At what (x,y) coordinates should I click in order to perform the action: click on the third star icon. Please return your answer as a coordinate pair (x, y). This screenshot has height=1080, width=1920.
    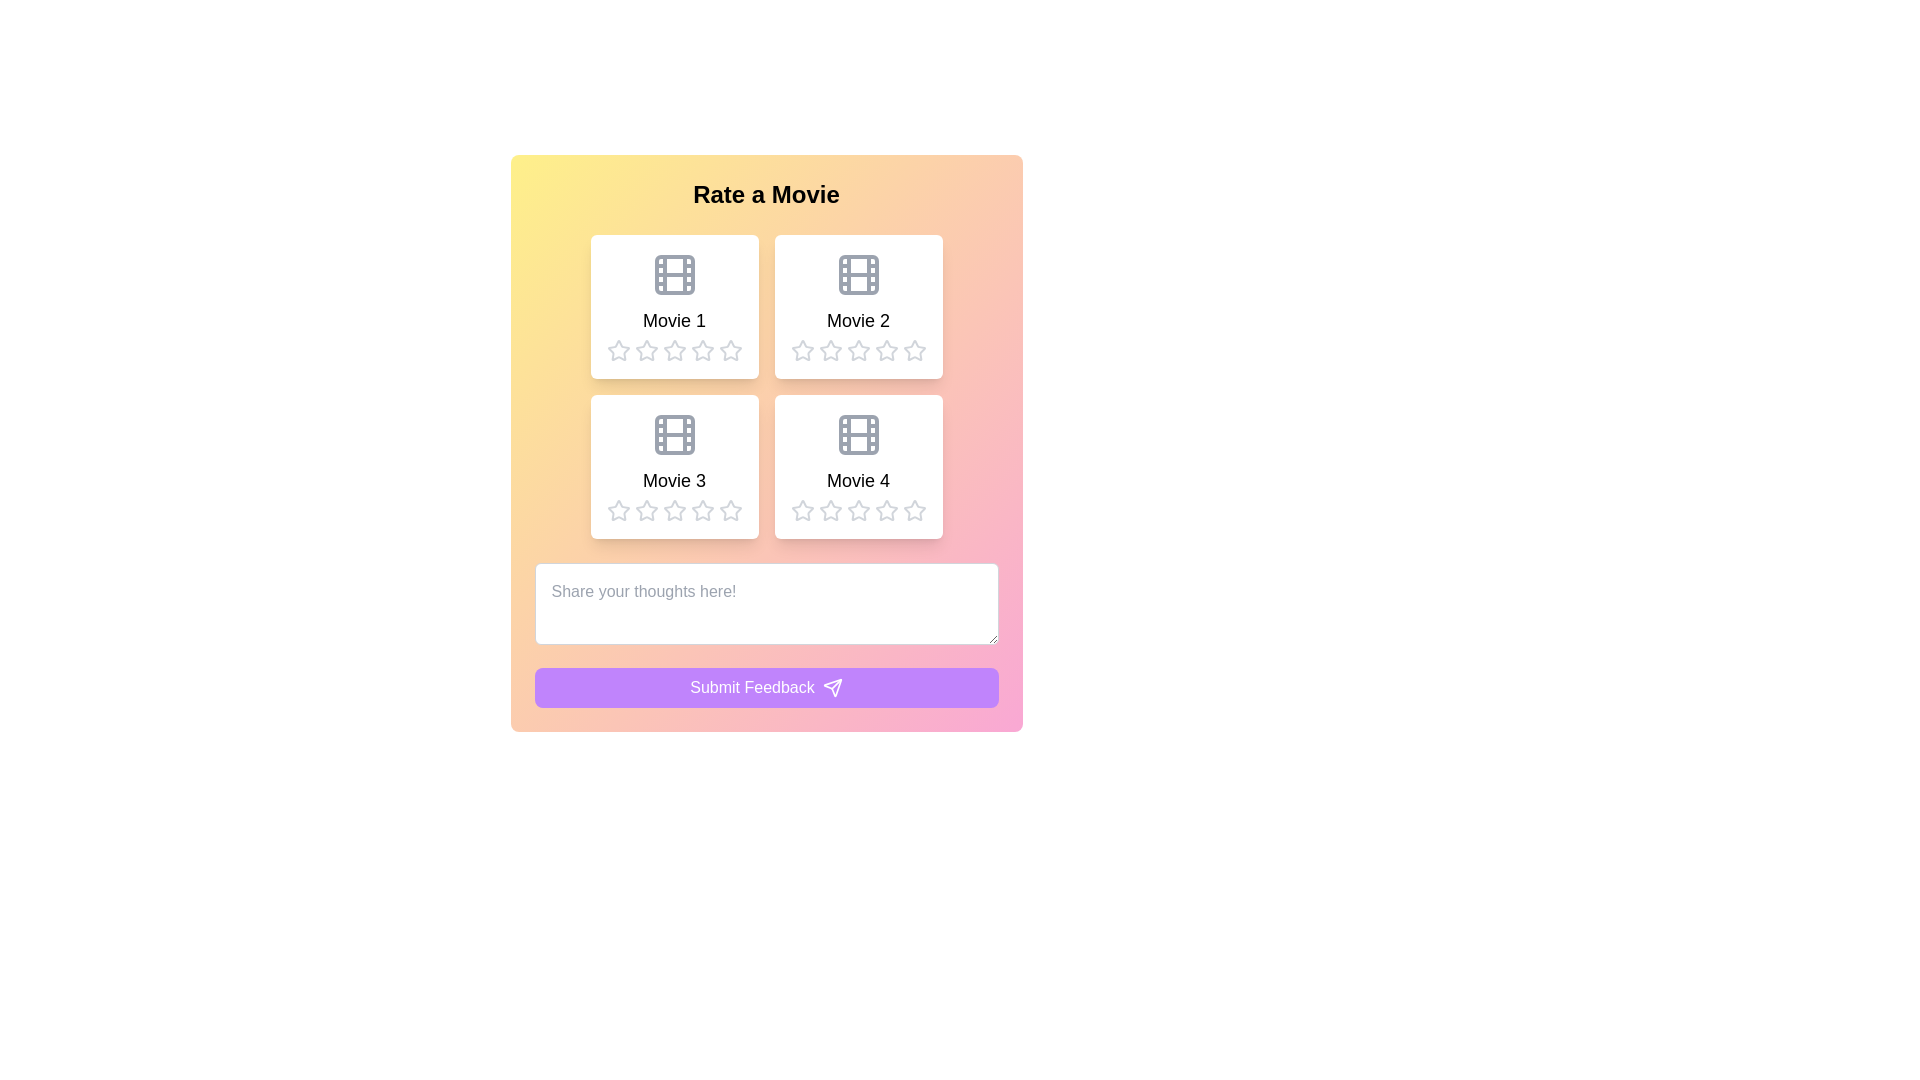
    Looking at the image, I should click on (858, 509).